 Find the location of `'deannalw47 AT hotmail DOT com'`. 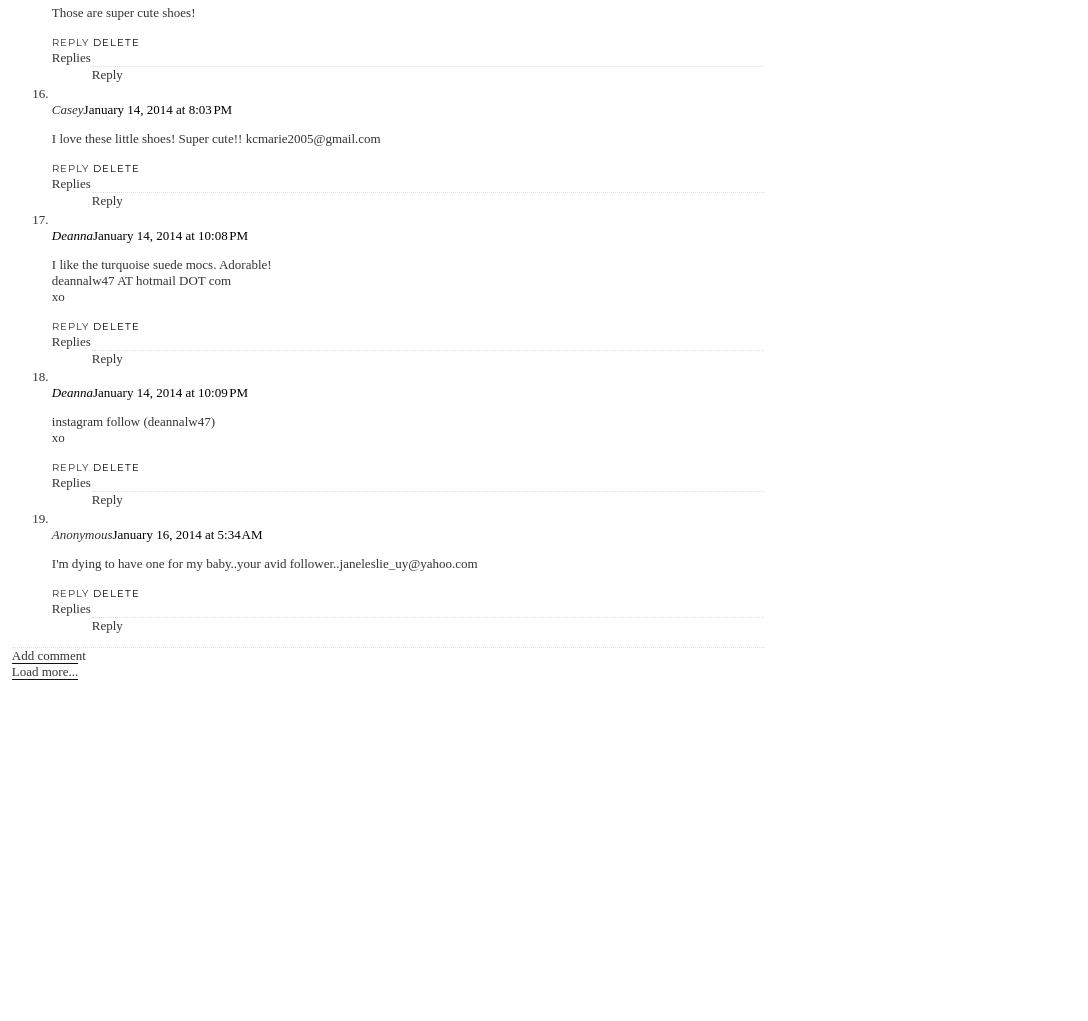

'deannalw47 AT hotmail DOT com' is located at coordinates (140, 279).